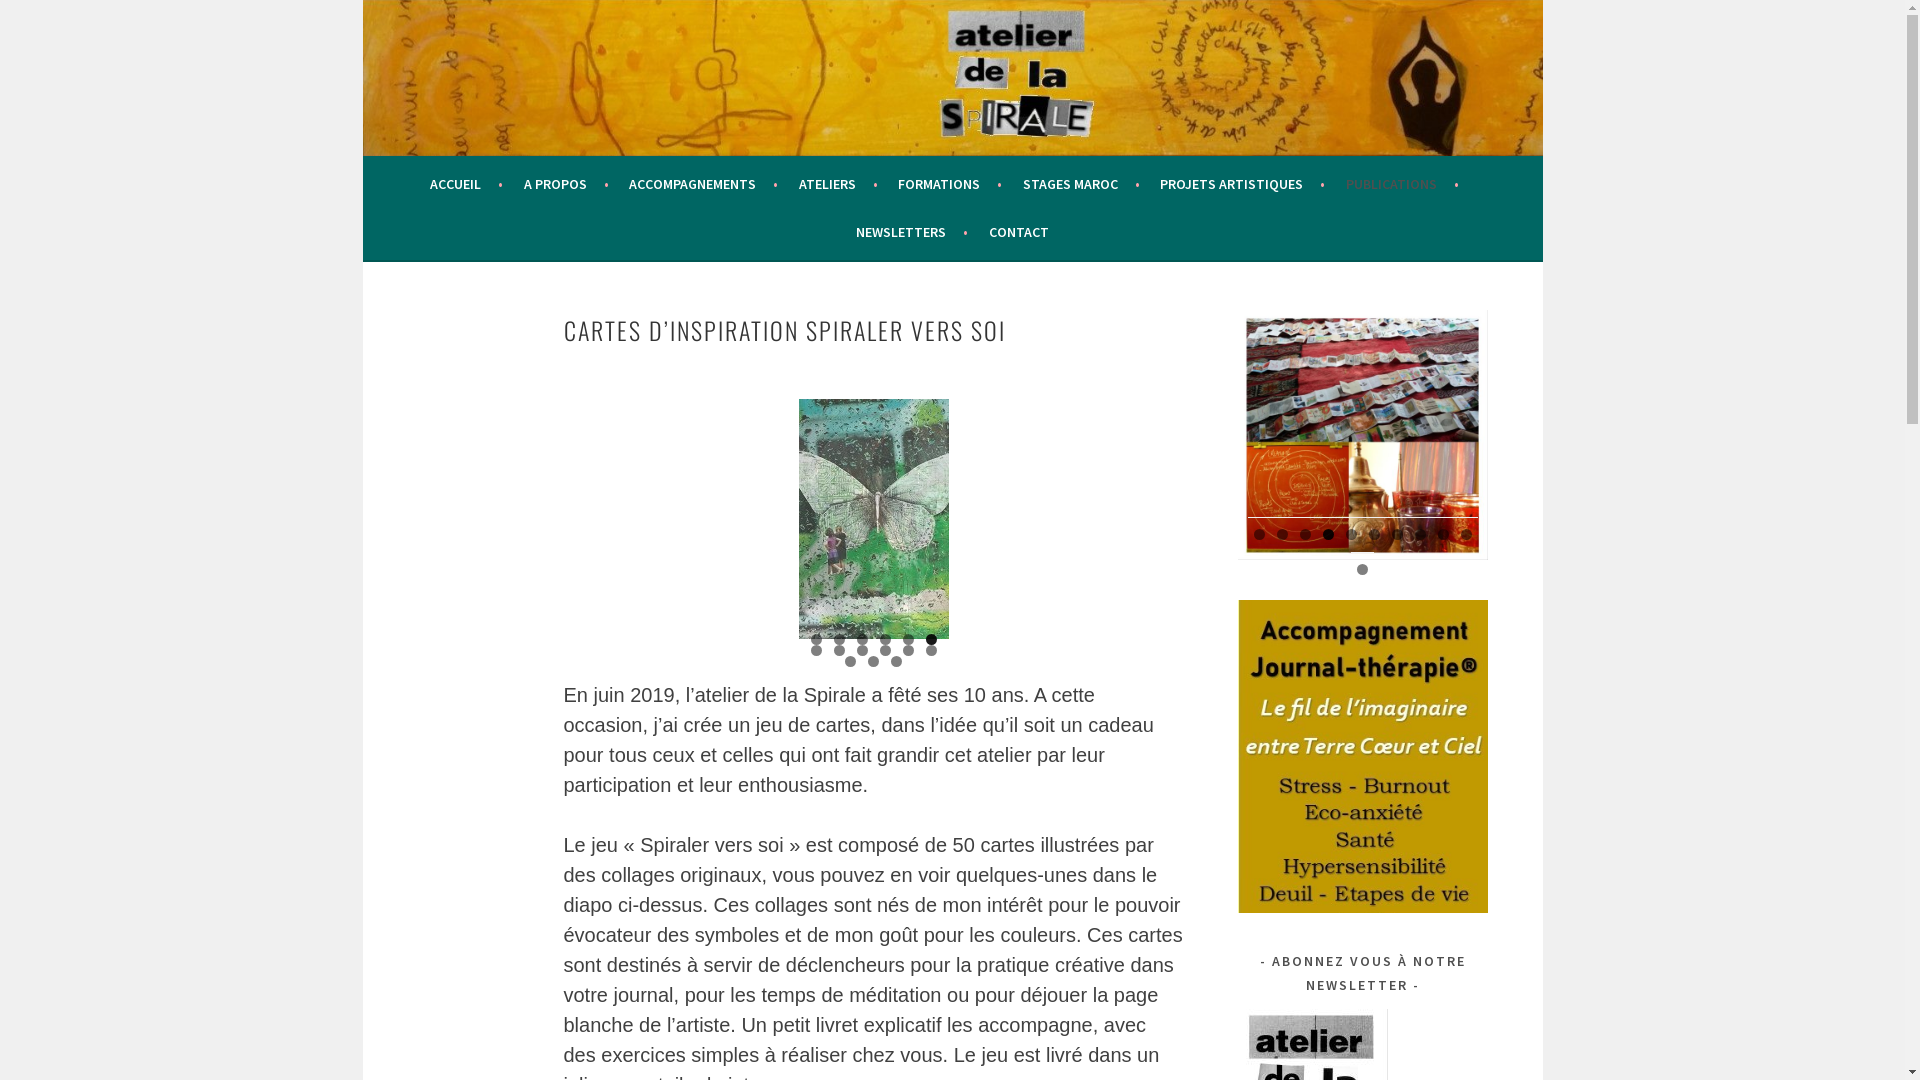 The width and height of the screenshot is (1920, 1080). What do you see at coordinates (906, 639) in the screenshot?
I see `'5'` at bounding box center [906, 639].